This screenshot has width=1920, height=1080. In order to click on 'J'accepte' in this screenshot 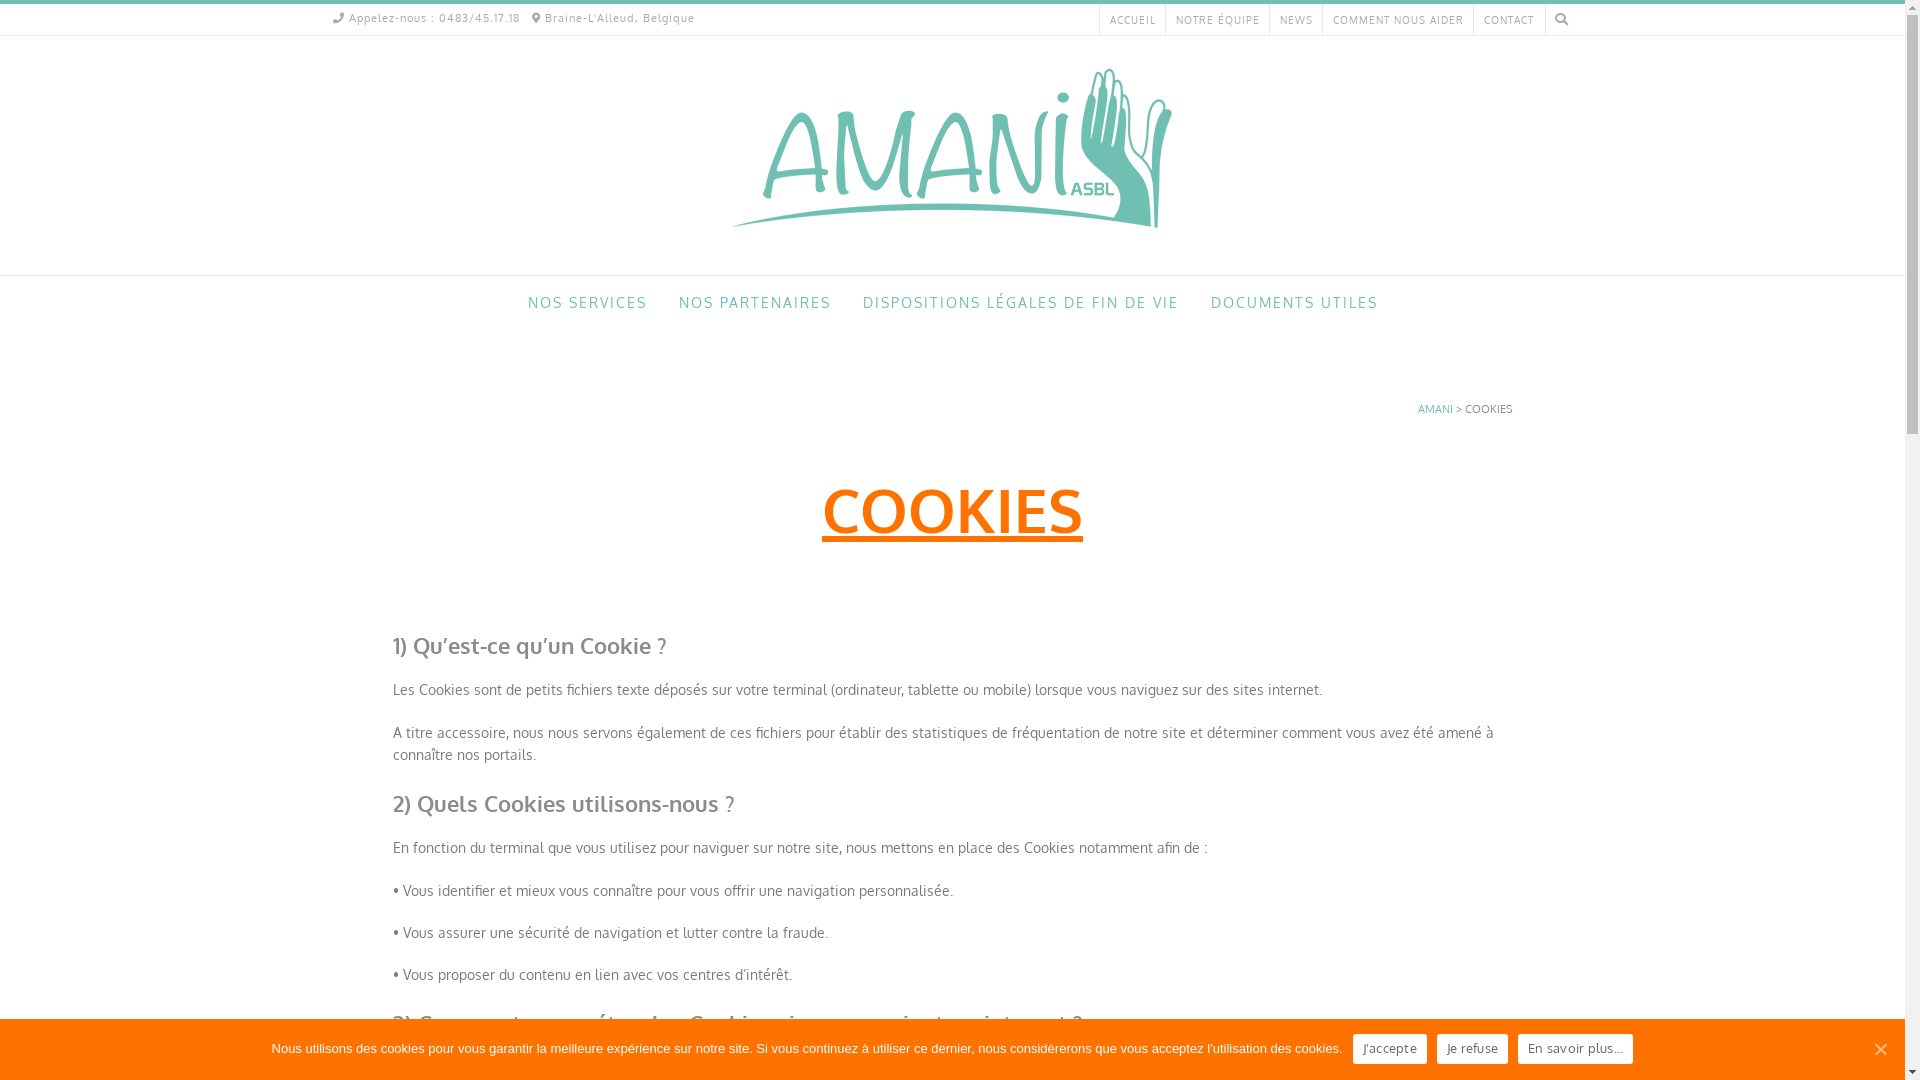, I will do `click(1389, 1048)`.